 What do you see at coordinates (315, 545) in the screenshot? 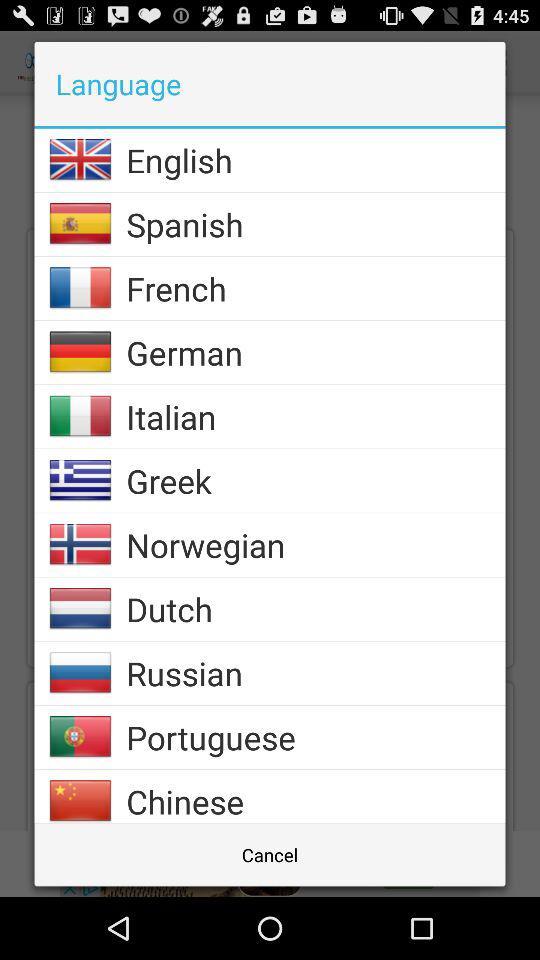
I see `item below the greek` at bounding box center [315, 545].